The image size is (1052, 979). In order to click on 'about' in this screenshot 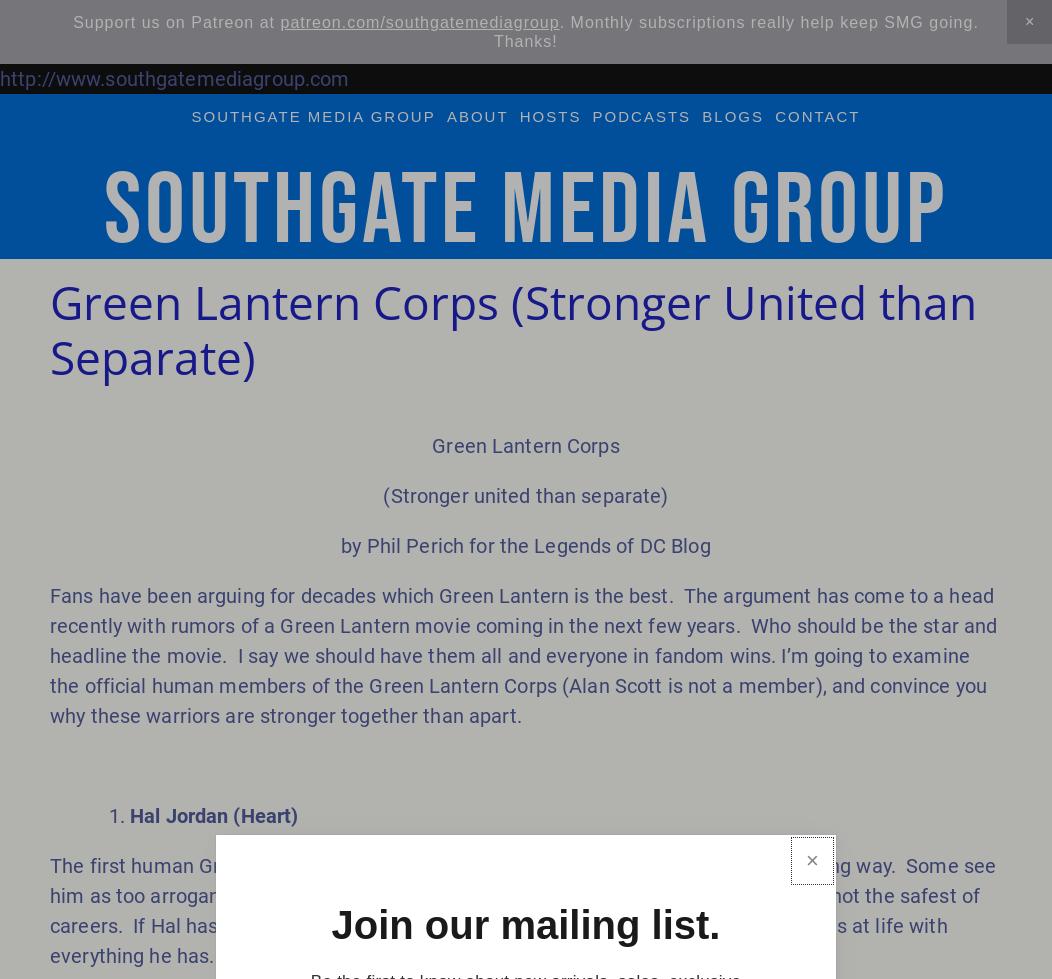, I will do `click(476, 115)`.